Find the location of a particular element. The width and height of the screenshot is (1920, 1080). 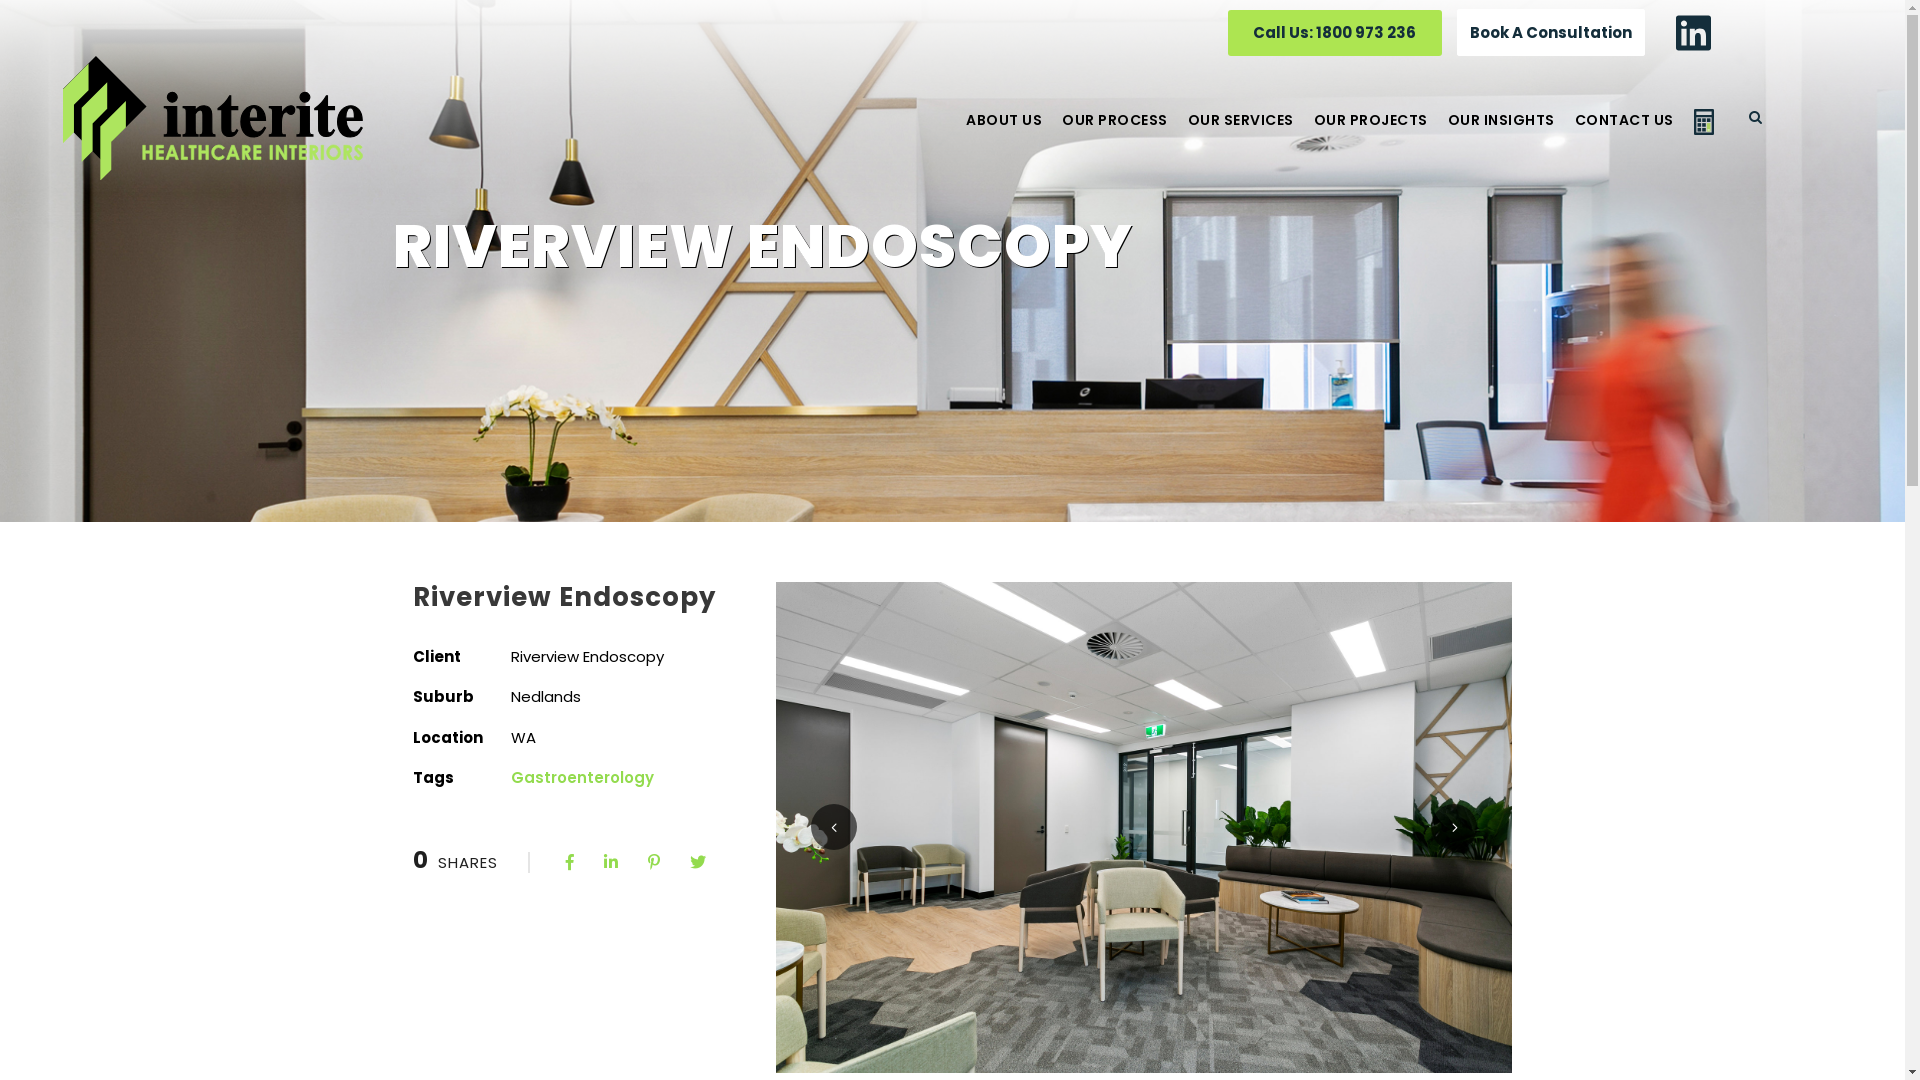

'OUR SERVICES' is located at coordinates (1188, 133).